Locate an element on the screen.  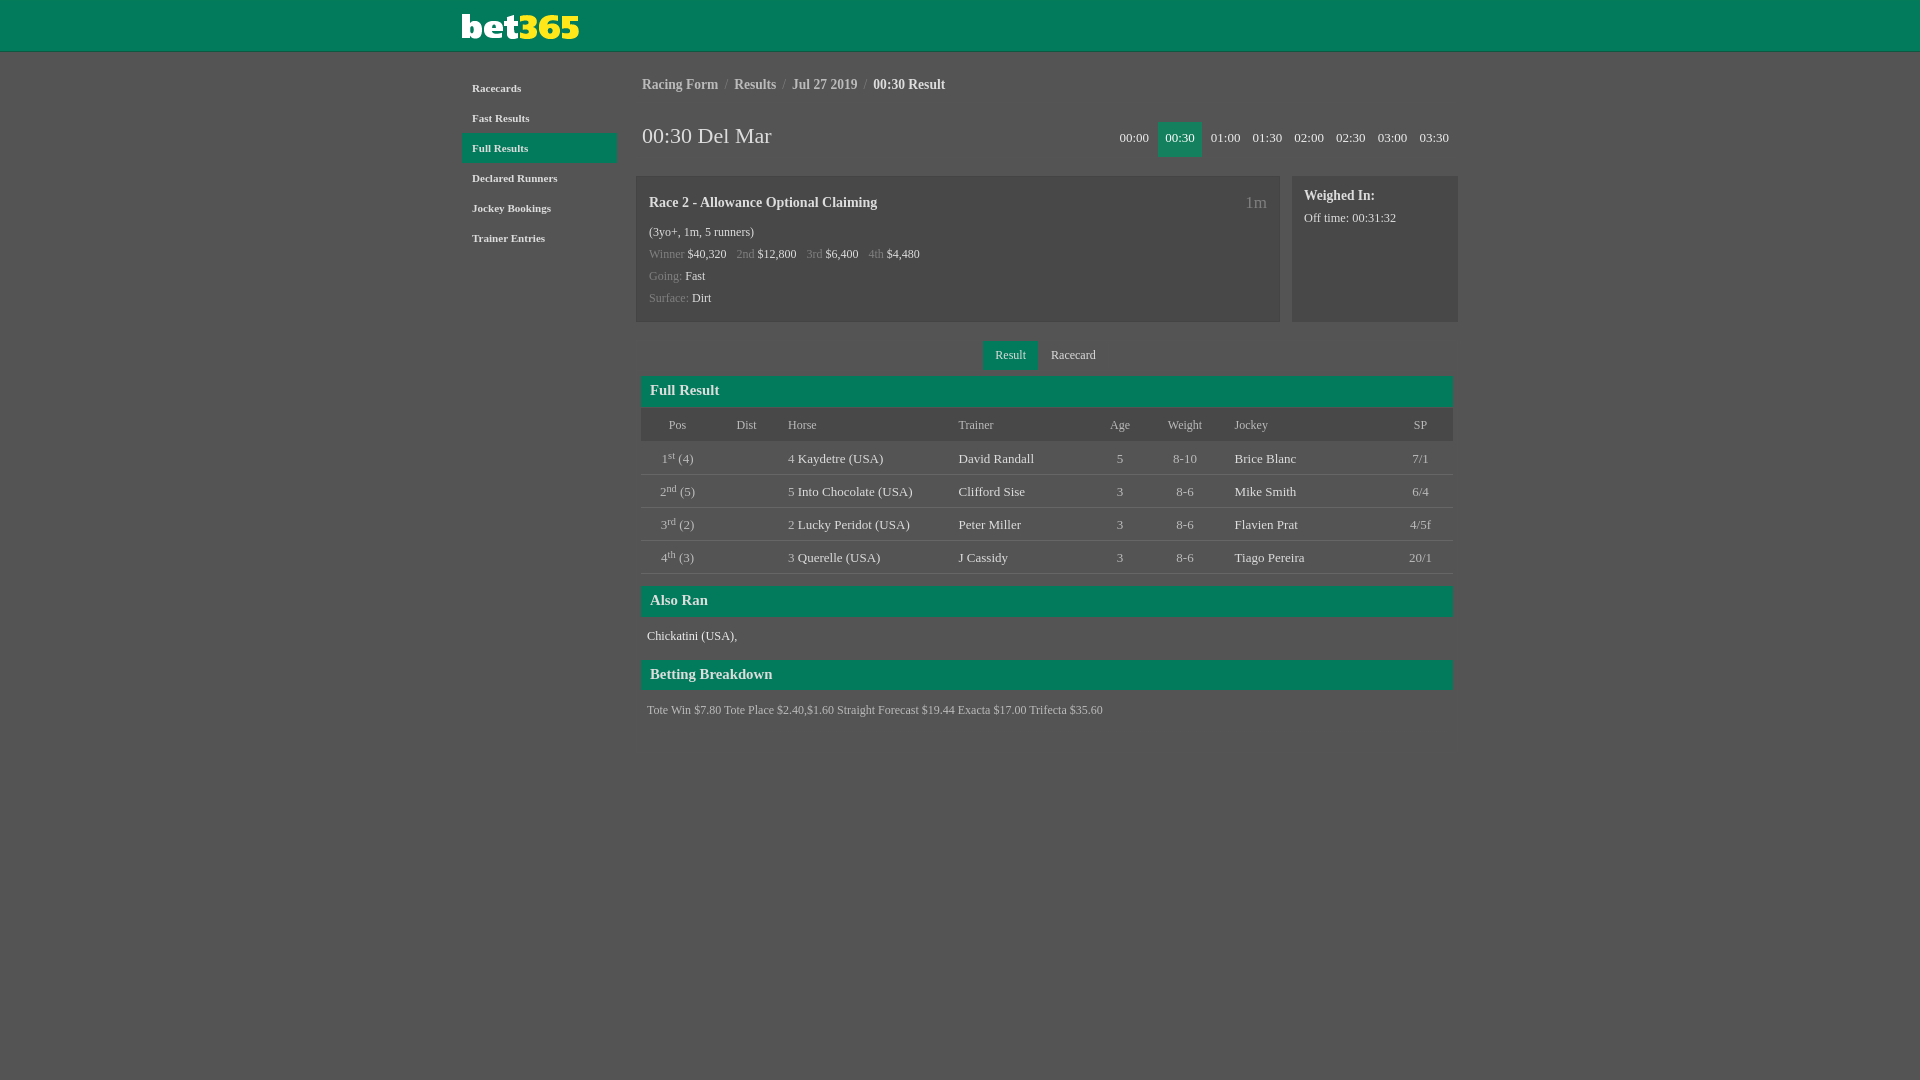
'Fast Results' is located at coordinates (539, 118).